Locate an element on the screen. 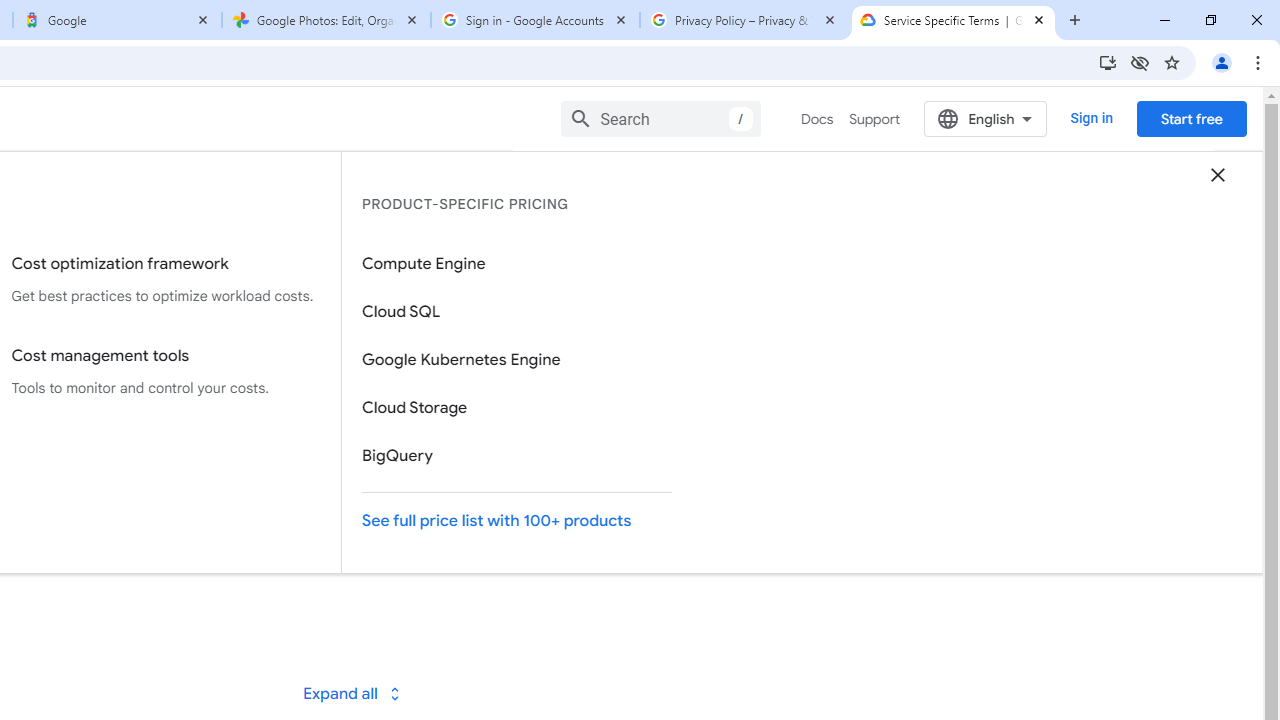  'Close dropdown menu' is located at coordinates (1216, 173).